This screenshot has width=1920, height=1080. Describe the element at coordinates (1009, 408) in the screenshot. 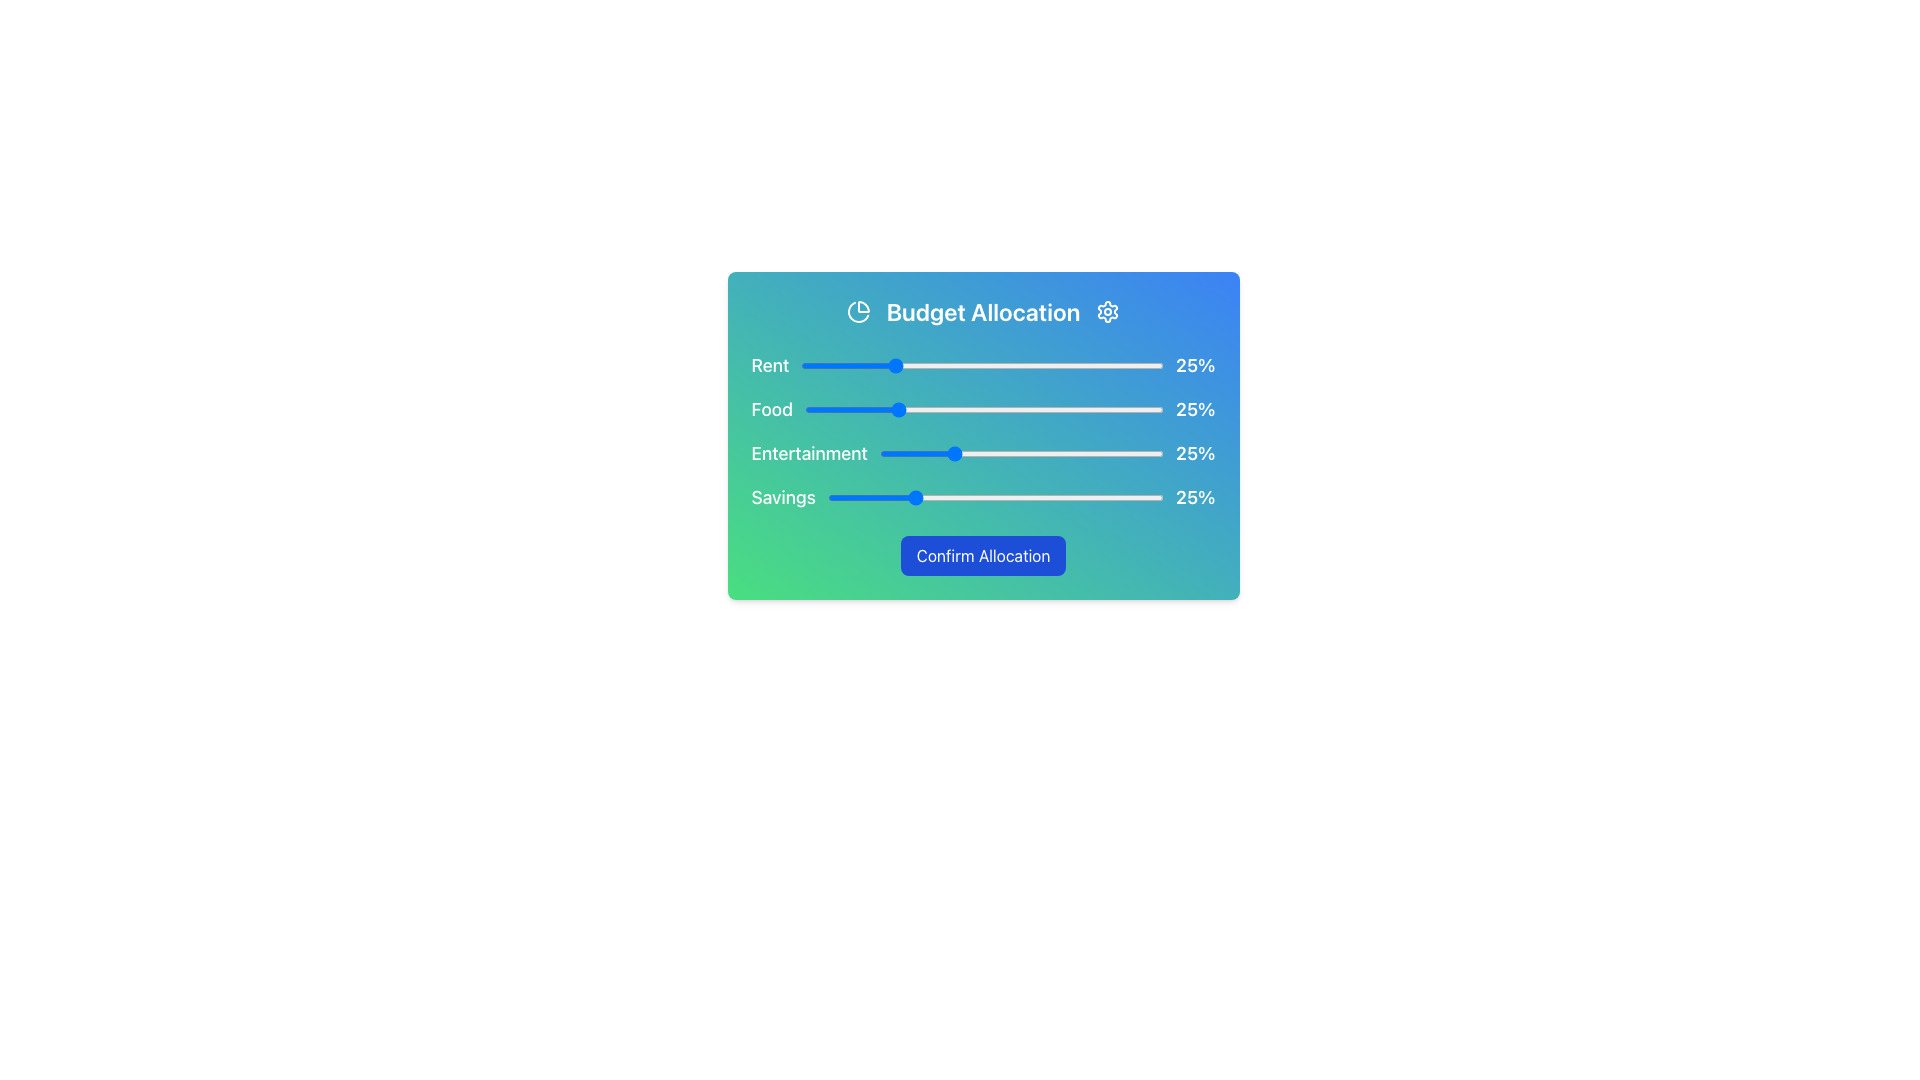

I see `the Food allocation slider` at that location.